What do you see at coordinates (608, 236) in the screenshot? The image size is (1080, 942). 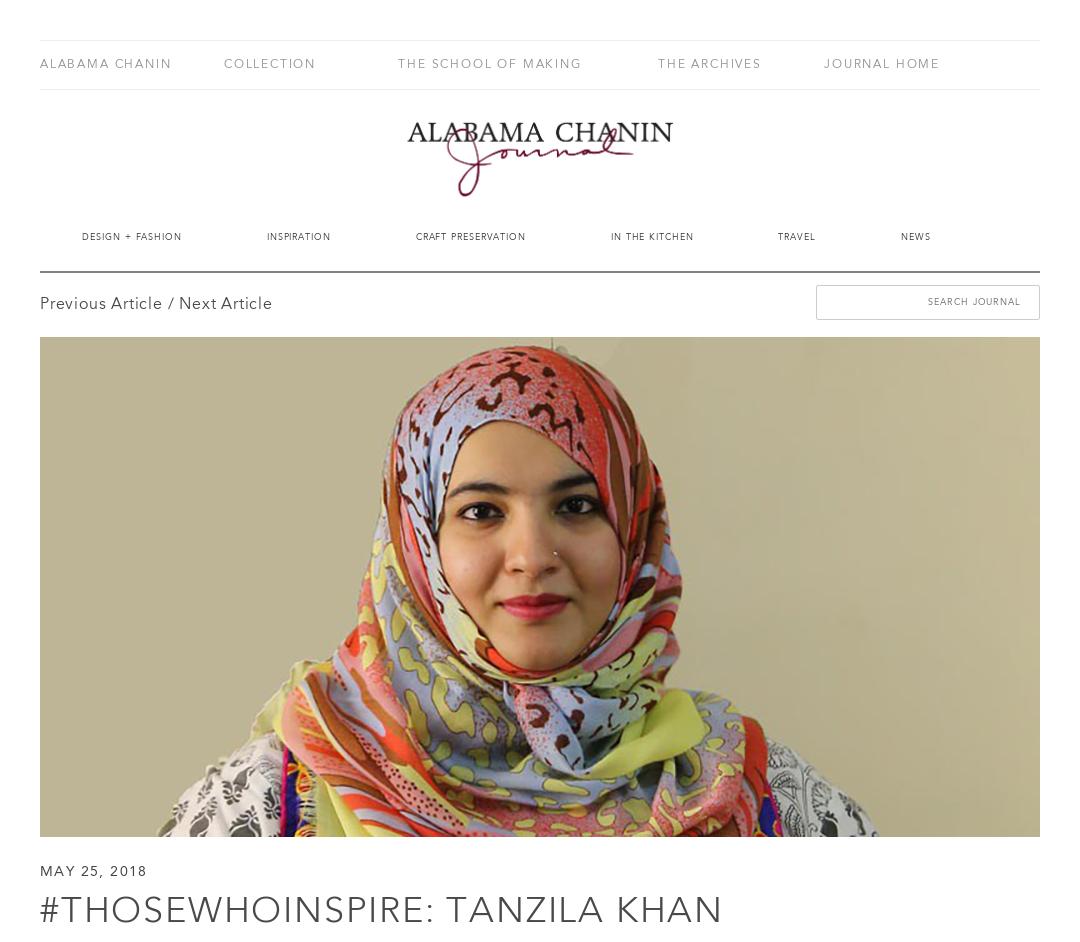 I see `'IN THE KITCHEN'` at bounding box center [608, 236].